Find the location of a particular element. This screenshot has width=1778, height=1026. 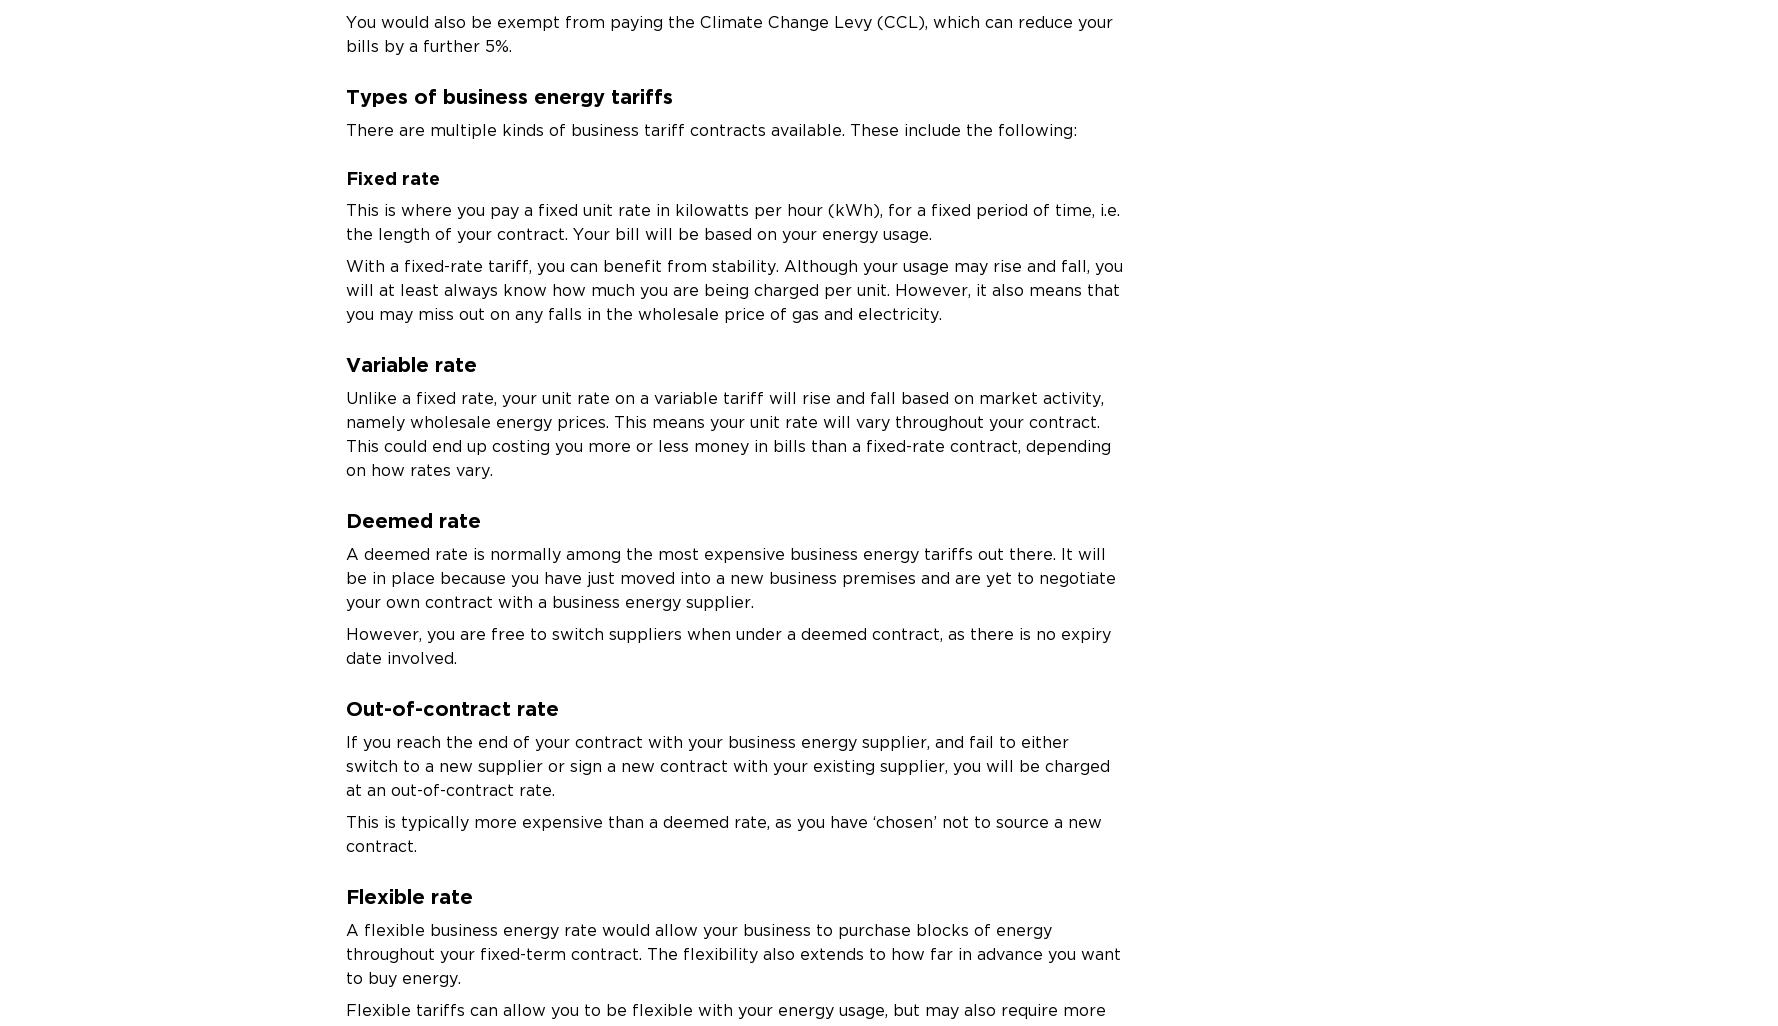

'This is where you pay a fixed unit rate in kilowatts per hour (kWh), for a fixed period of time, i.e. the length of your contract. Your bill will be based on your energy usage.' is located at coordinates (344, 221).